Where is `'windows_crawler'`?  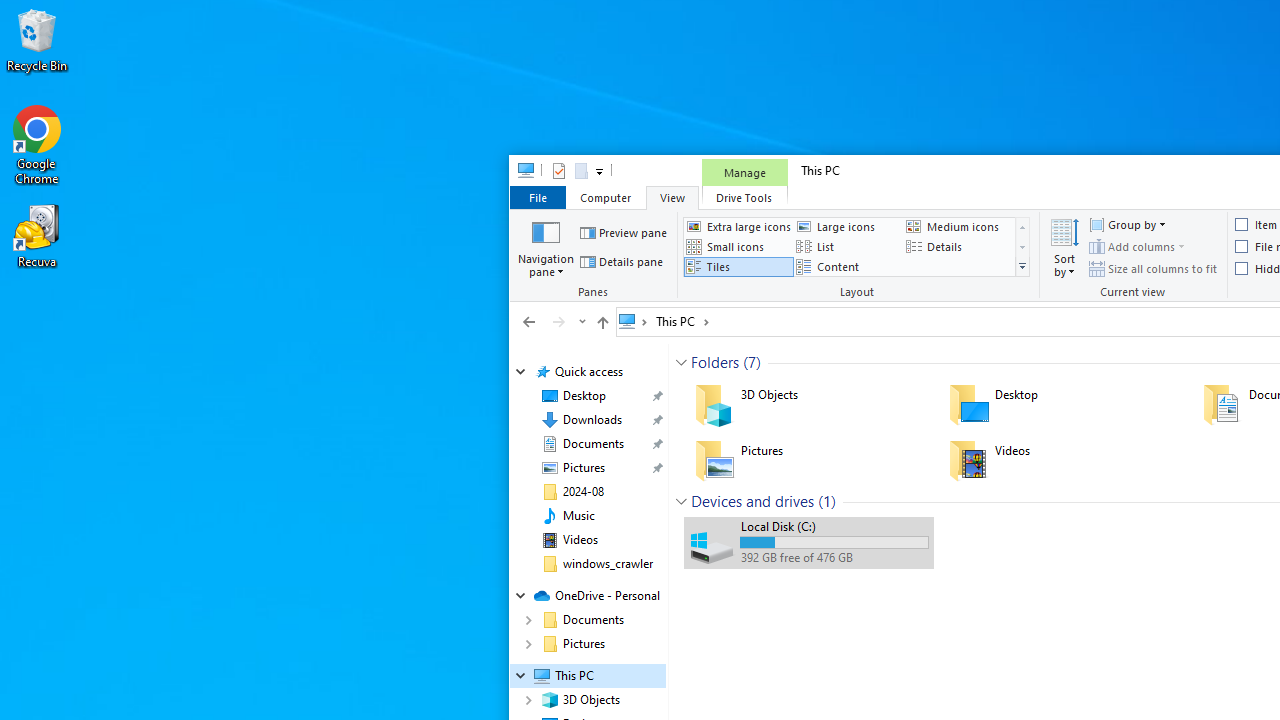 'windows_crawler' is located at coordinates (607, 564).